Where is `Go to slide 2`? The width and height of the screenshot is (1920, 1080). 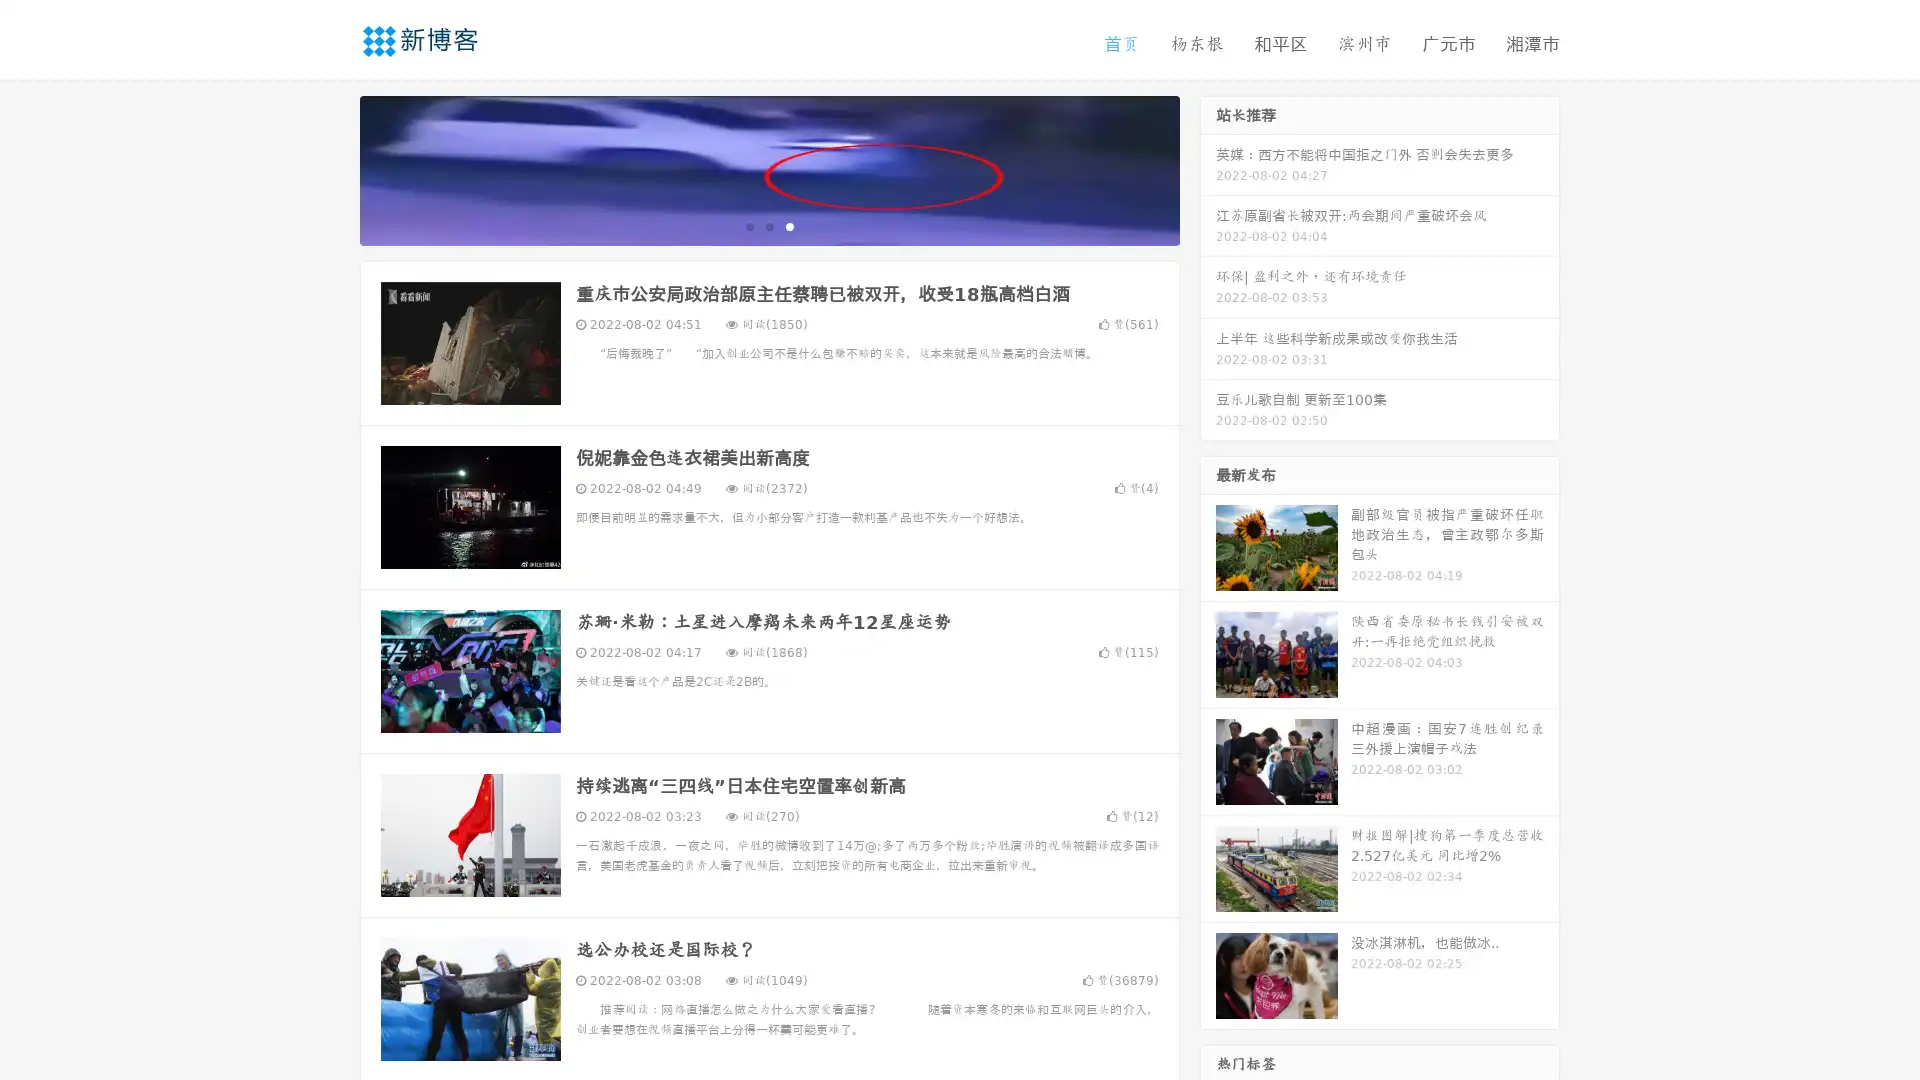 Go to slide 2 is located at coordinates (768, 225).